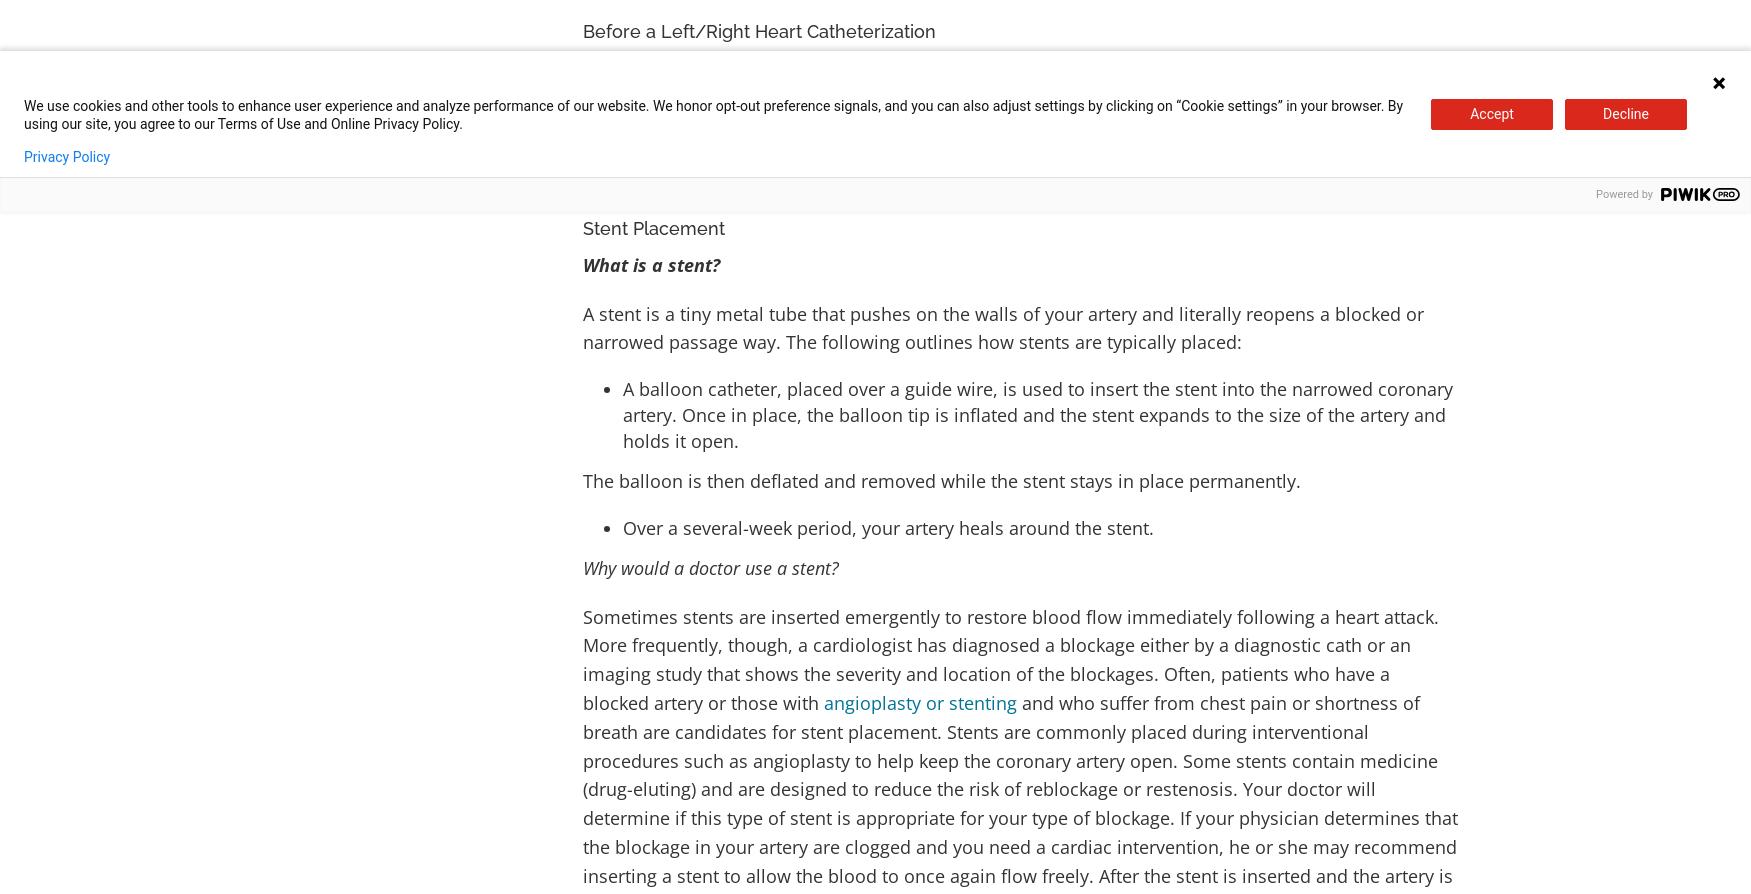 The image size is (1751, 894). What do you see at coordinates (1017, 125) in the screenshot?
I see `'Do not eat or drink after midnight on the evening before the procedure. Take your regular medications, but only have a small amount of water to take pills. If you take blood thinners or have diabetes, talk with your doctor about any special instructions.  If you are allowed to return home, you will not be able to drive, so you will need to have a driver to take you home from the hospital. Your cardiologist will advise you of any special instructions and precautions once you are home.'` at bounding box center [1017, 125].